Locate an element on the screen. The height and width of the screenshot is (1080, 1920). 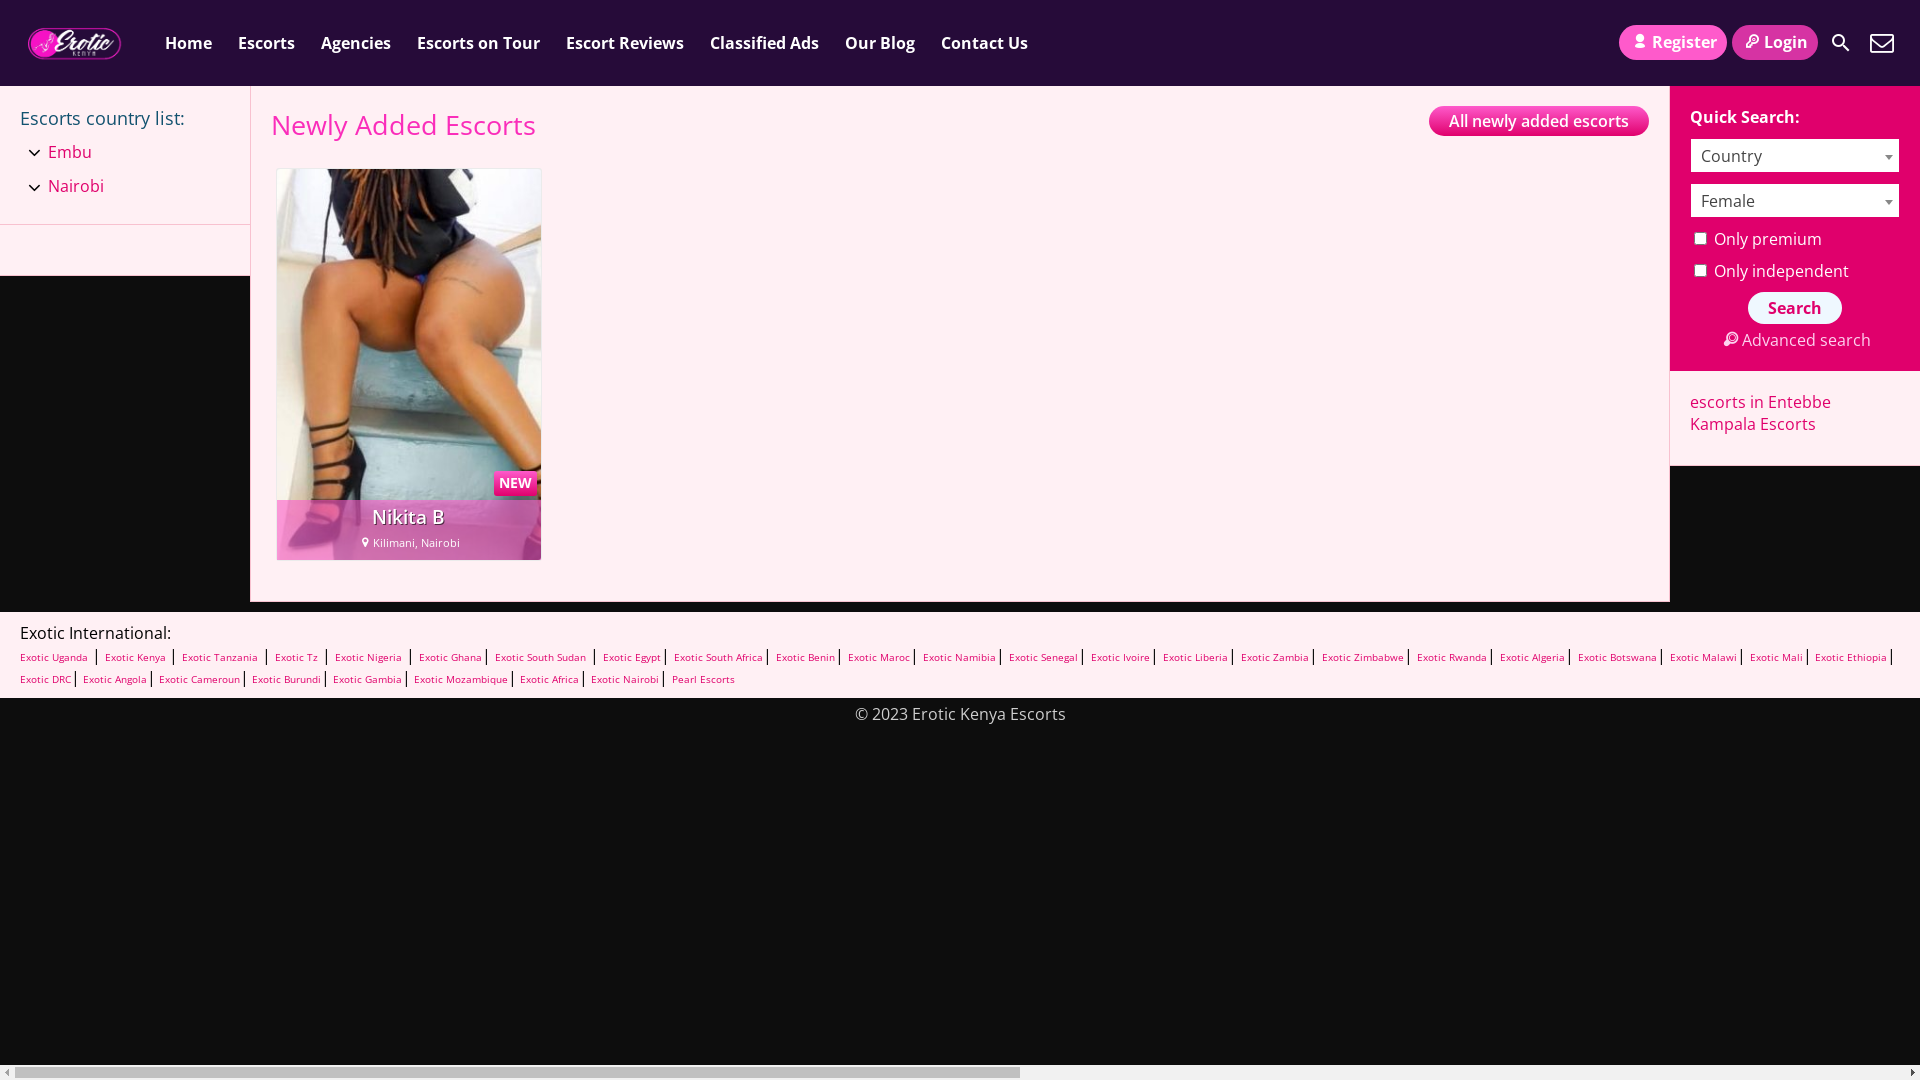
'Exotic South Sudan' is located at coordinates (494, 656).